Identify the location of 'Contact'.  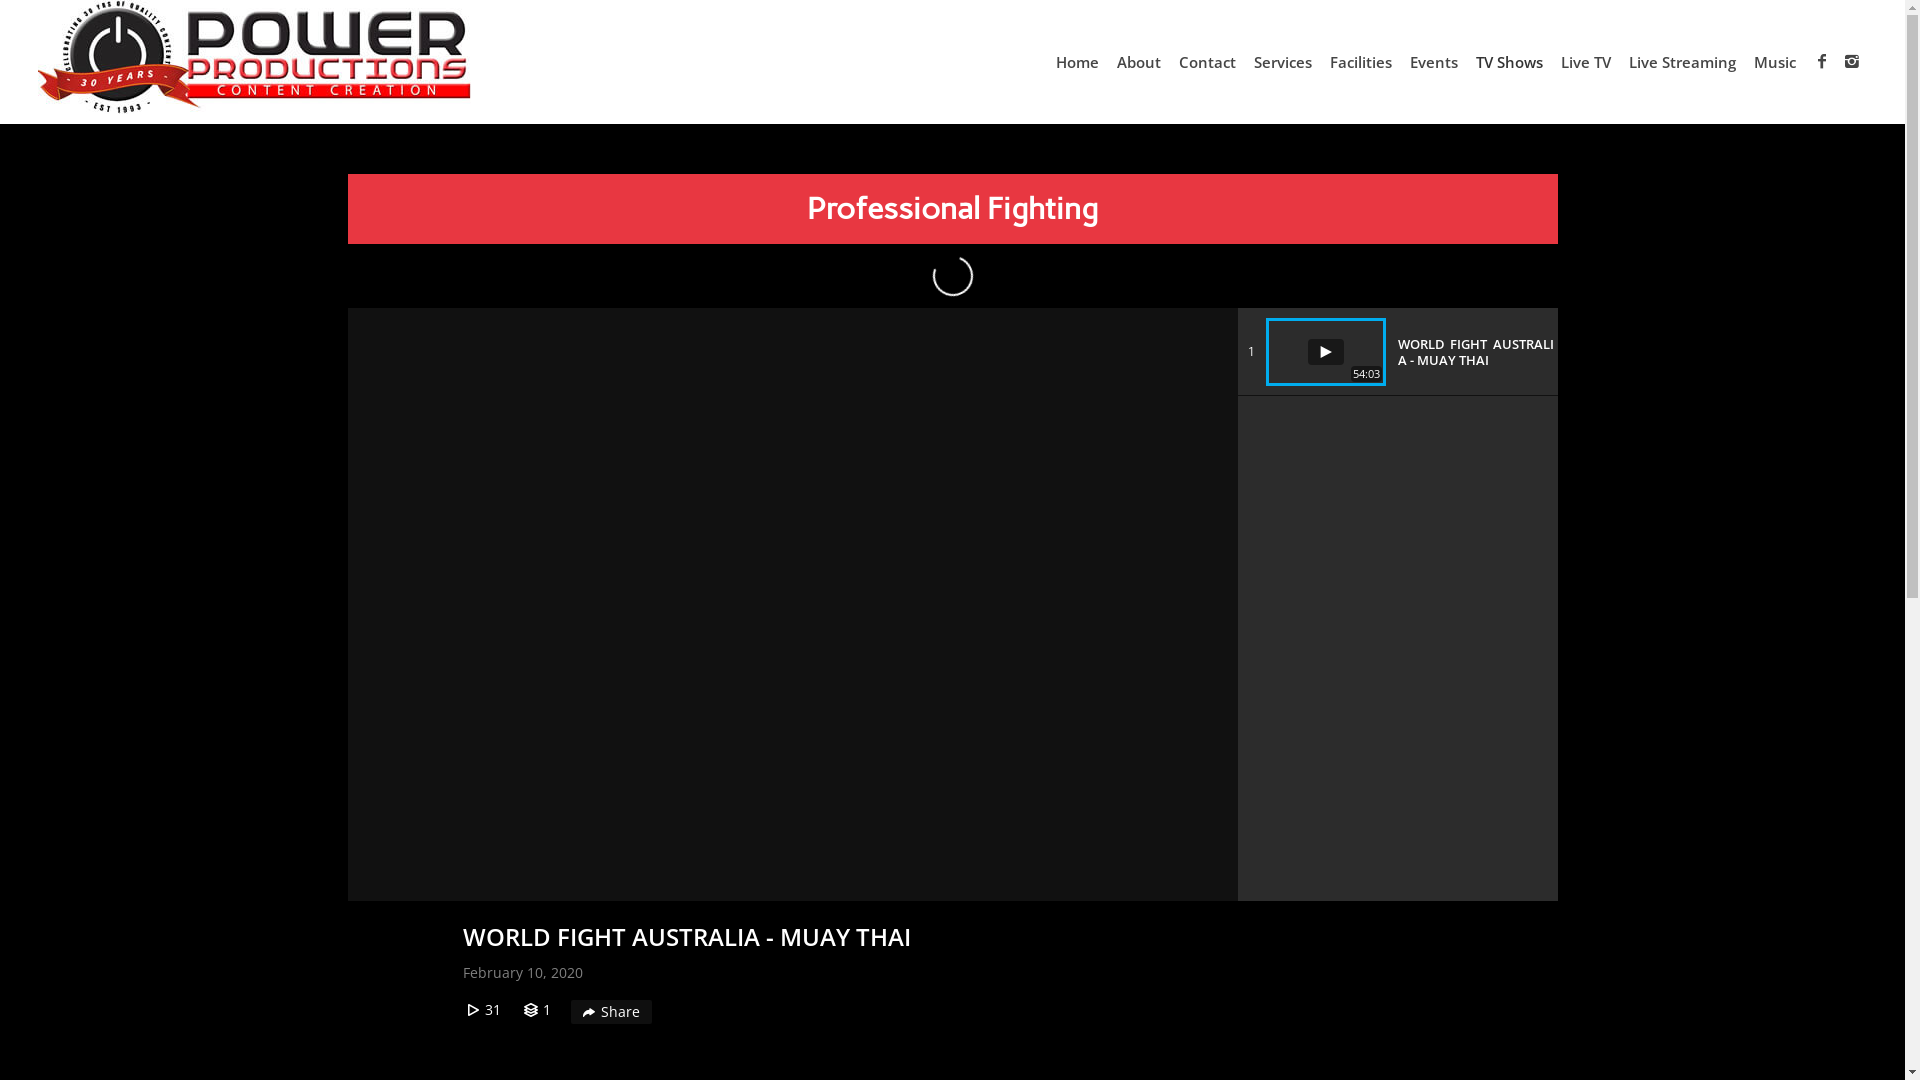
(1206, 60).